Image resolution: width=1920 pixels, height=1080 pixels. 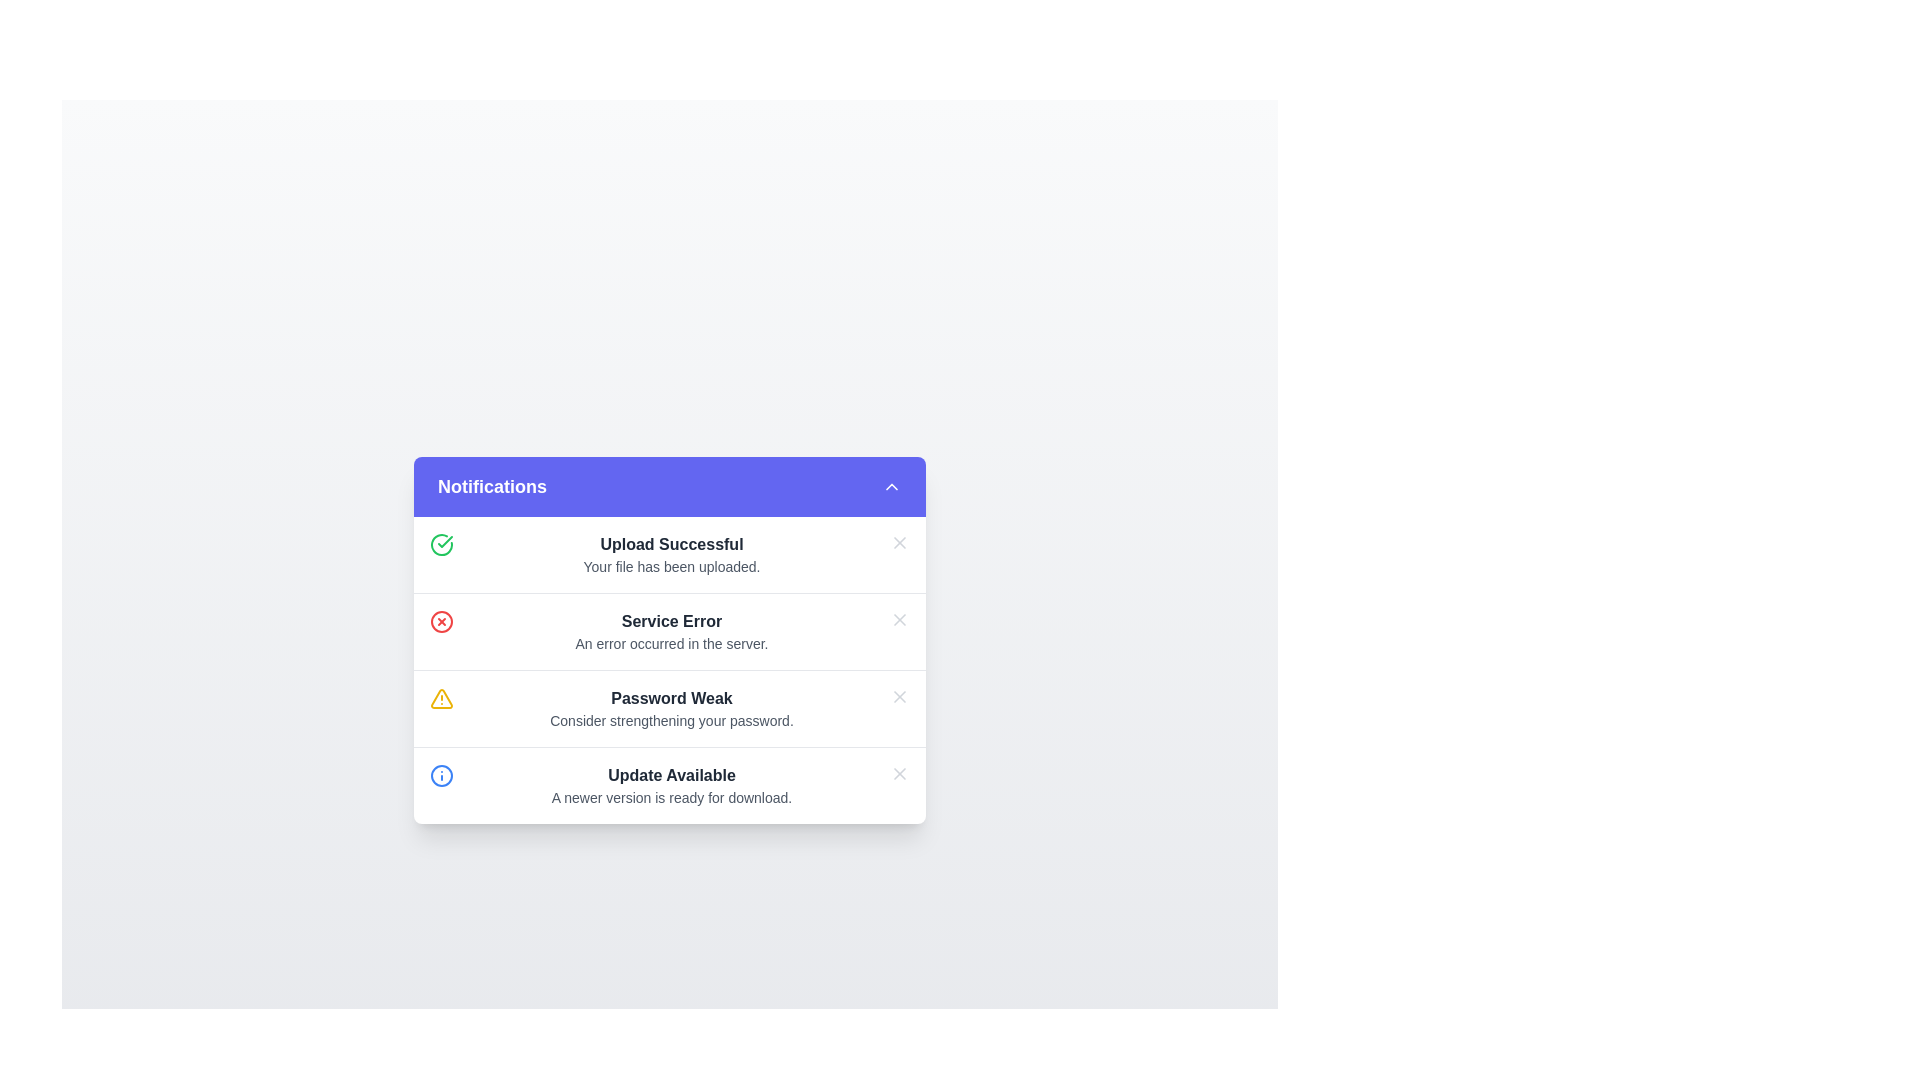 What do you see at coordinates (672, 707) in the screenshot?
I see `the notification text block that informs the user about a weak password, which is the third notification in the panel` at bounding box center [672, 707].